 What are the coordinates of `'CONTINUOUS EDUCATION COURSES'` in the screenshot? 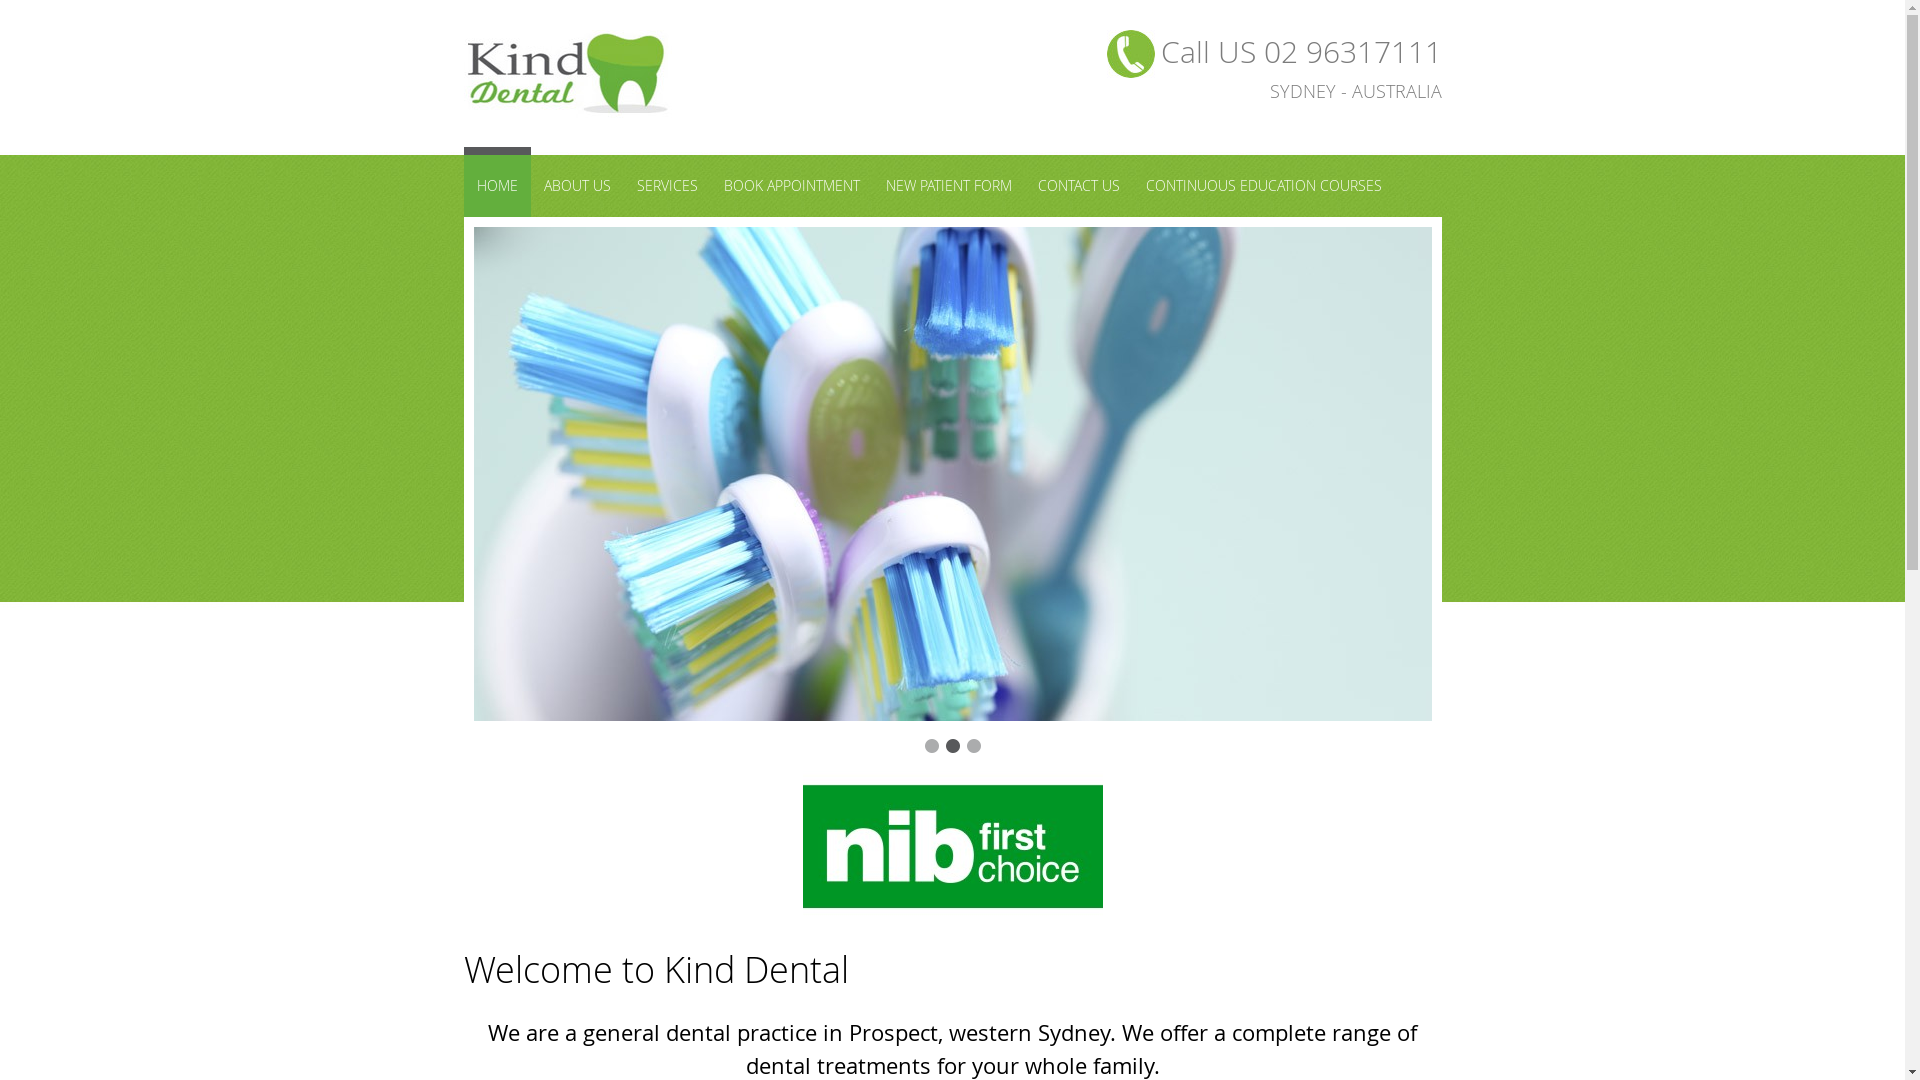 It's located at (1261, 185).